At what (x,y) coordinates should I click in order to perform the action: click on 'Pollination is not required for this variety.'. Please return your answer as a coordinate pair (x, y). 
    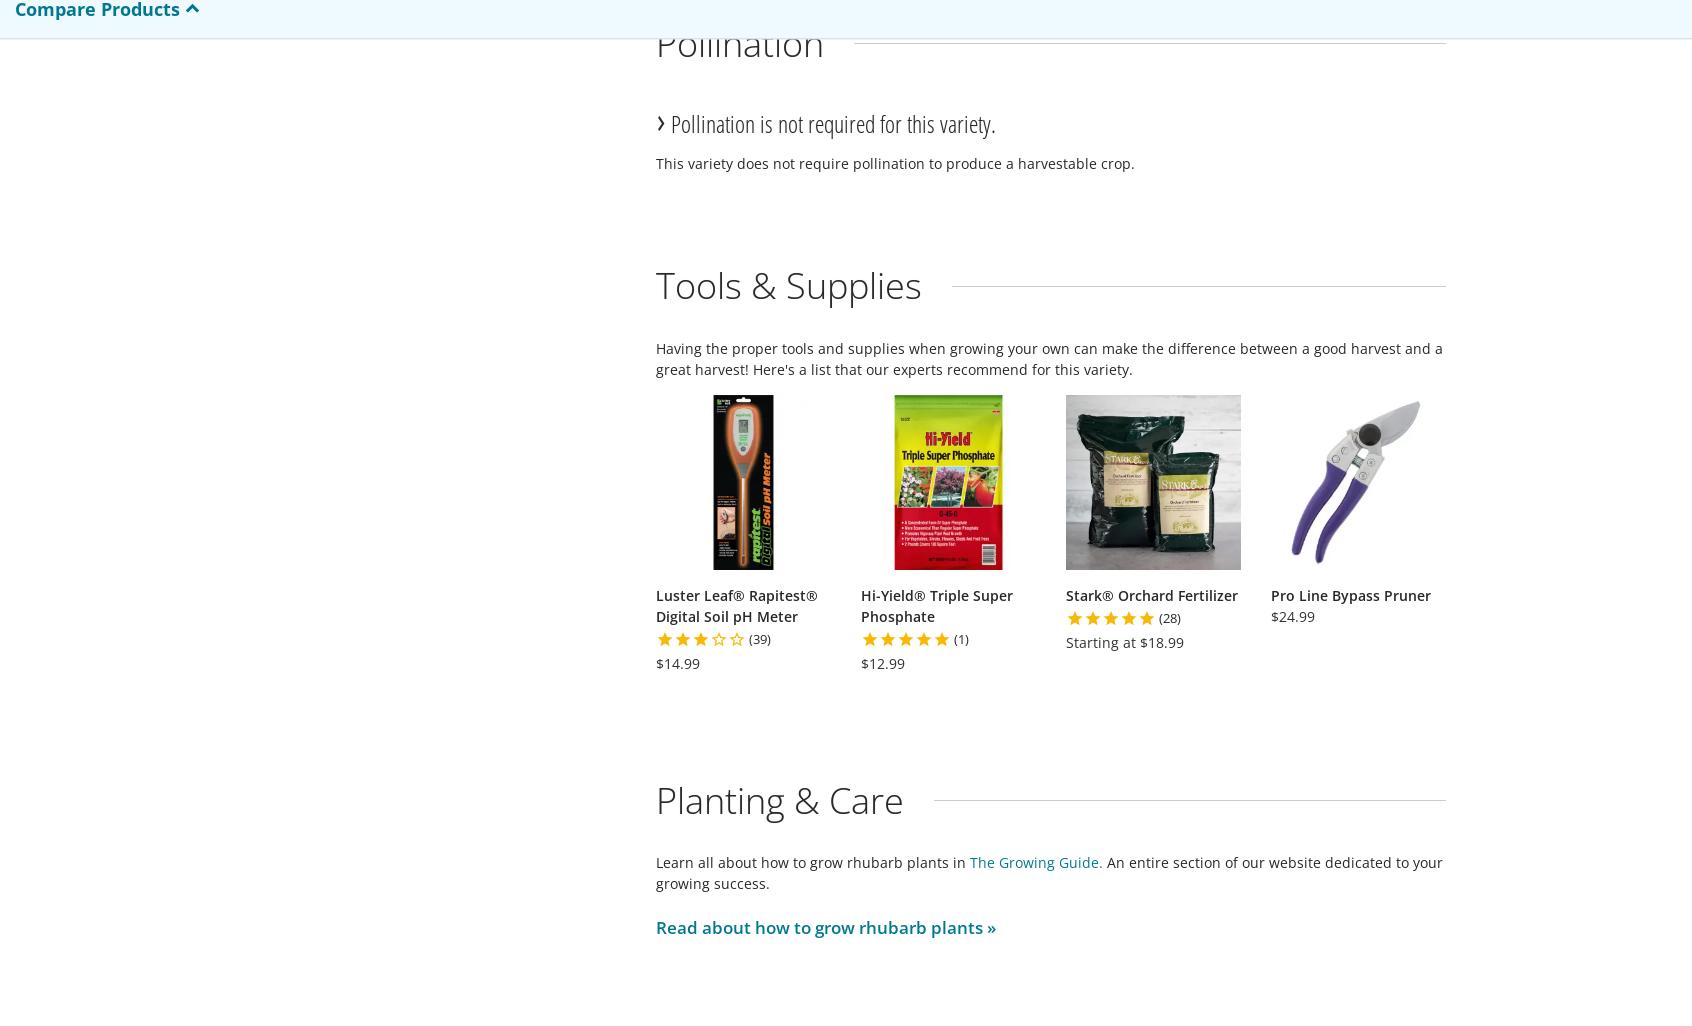
    Looking at the image, I should click on (833, 122).